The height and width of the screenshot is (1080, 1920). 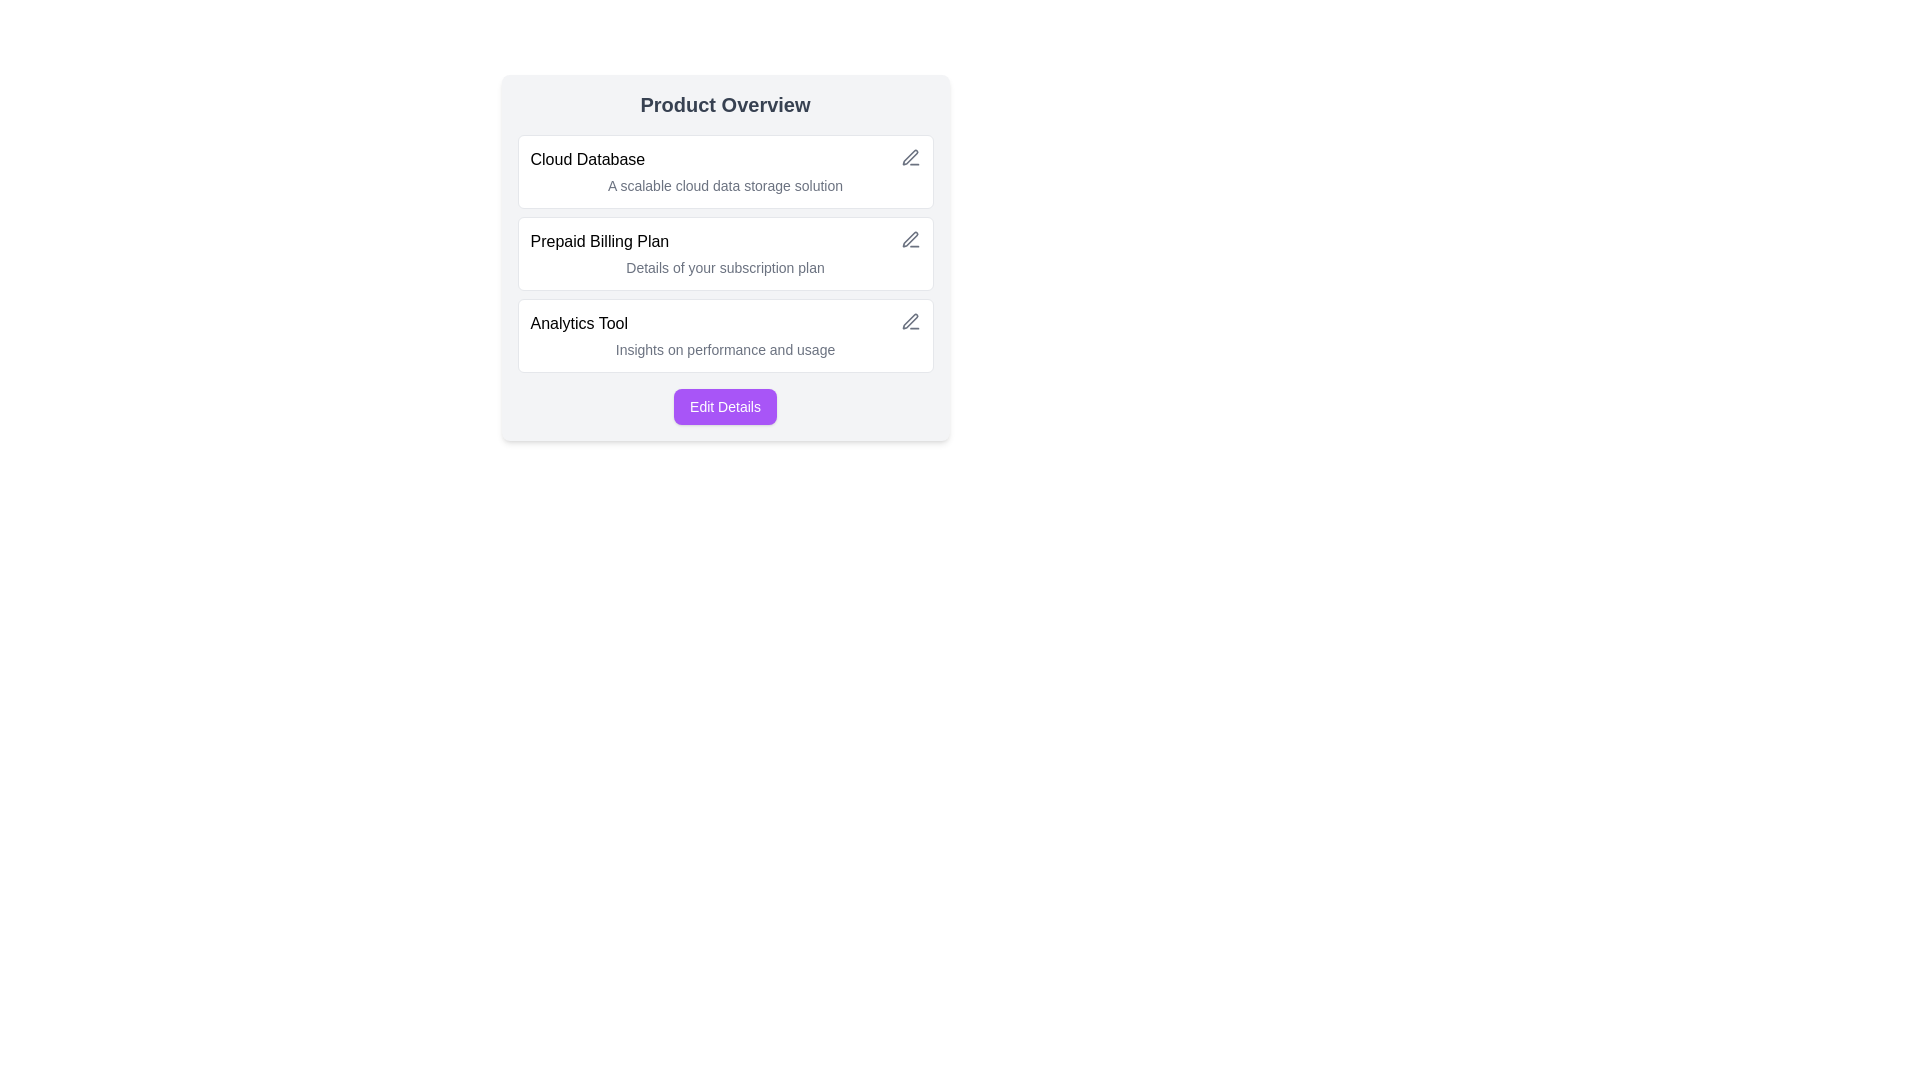 What do you see at coordinates (586, 158) in the screenshot?
I see `text label that displays 'Cloud Database', which is styled in bold and located above the descriptive text` at bounding box center [586, 158].